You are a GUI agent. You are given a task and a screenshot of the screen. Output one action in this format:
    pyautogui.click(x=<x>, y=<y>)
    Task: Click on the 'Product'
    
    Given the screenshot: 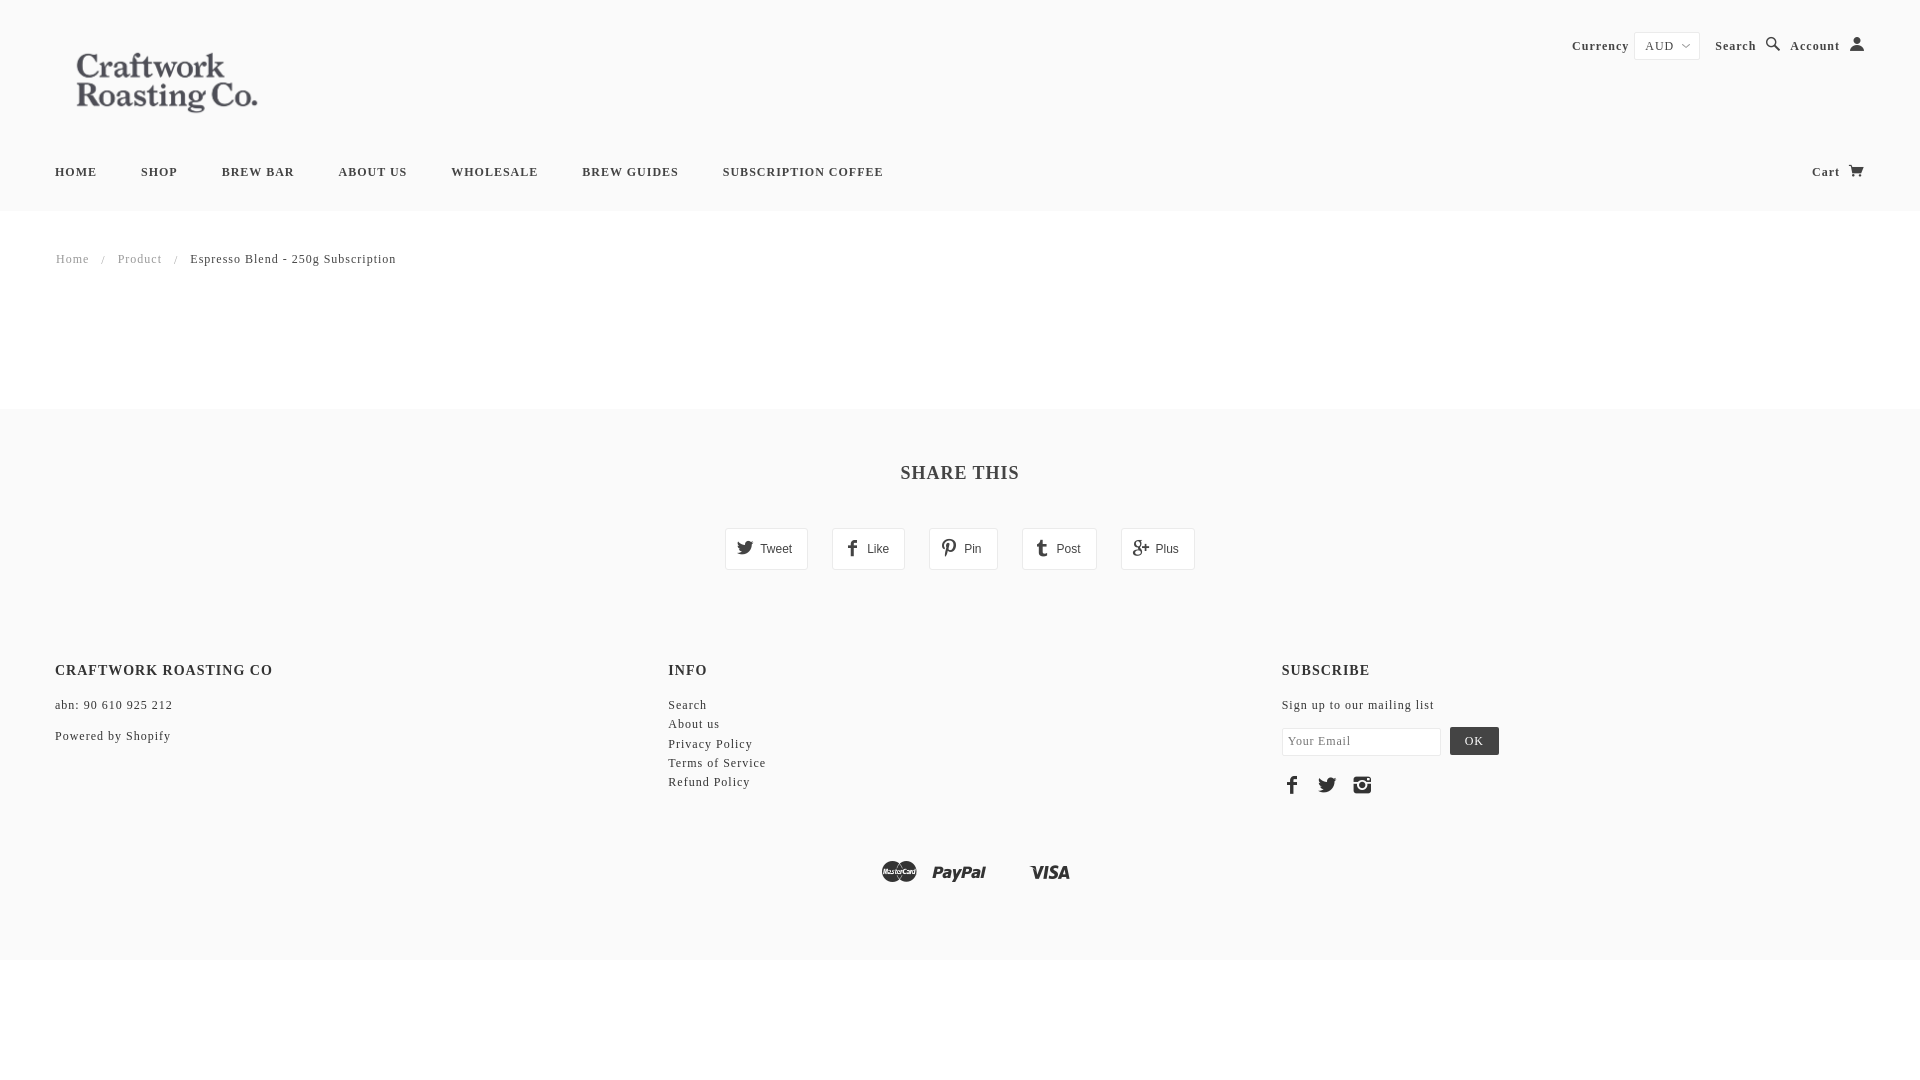 What is the action you would take?
    pyautogui.click(x=117, y=257)
    